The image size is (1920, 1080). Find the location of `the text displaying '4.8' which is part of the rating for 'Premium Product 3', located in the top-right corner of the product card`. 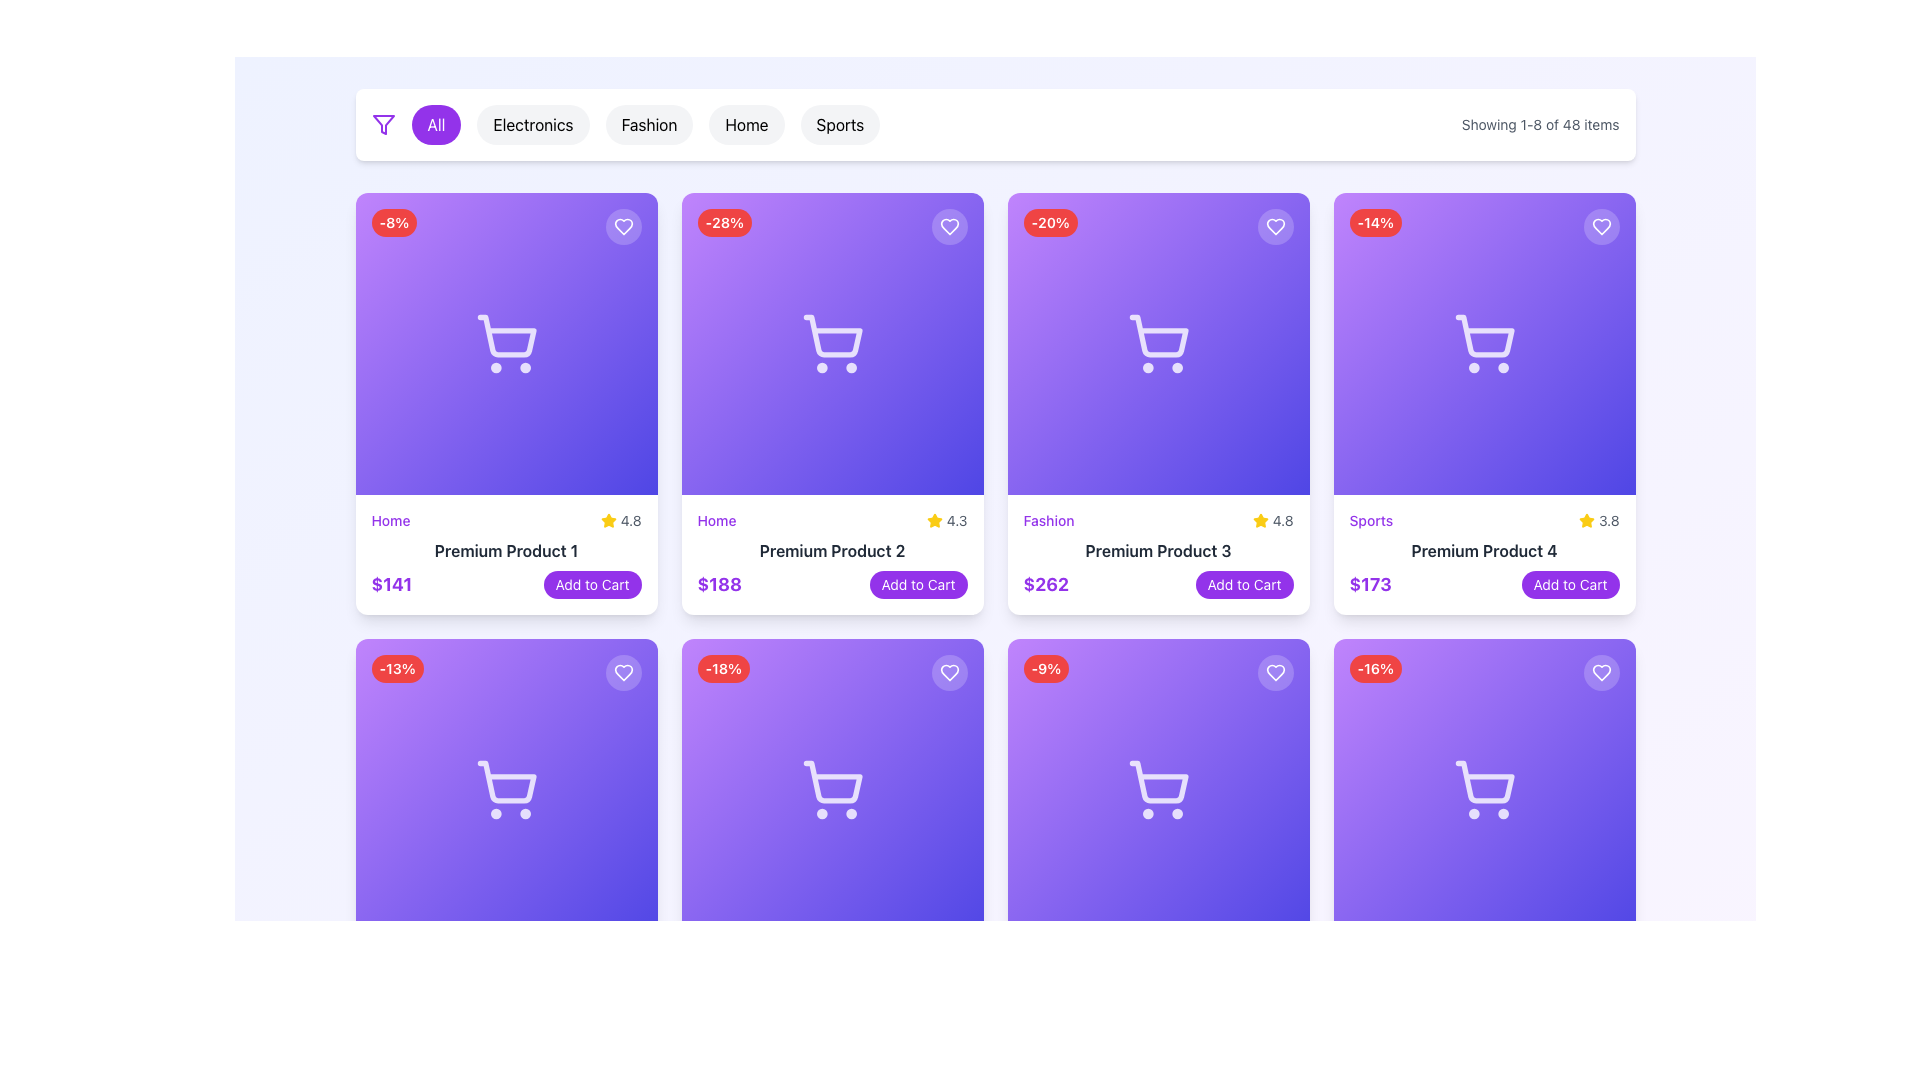

the text displaying '4.8' which is part of the rating for 'Premium Product 3', located in the top-right corner of the product card is located at coordinates (630, 519).